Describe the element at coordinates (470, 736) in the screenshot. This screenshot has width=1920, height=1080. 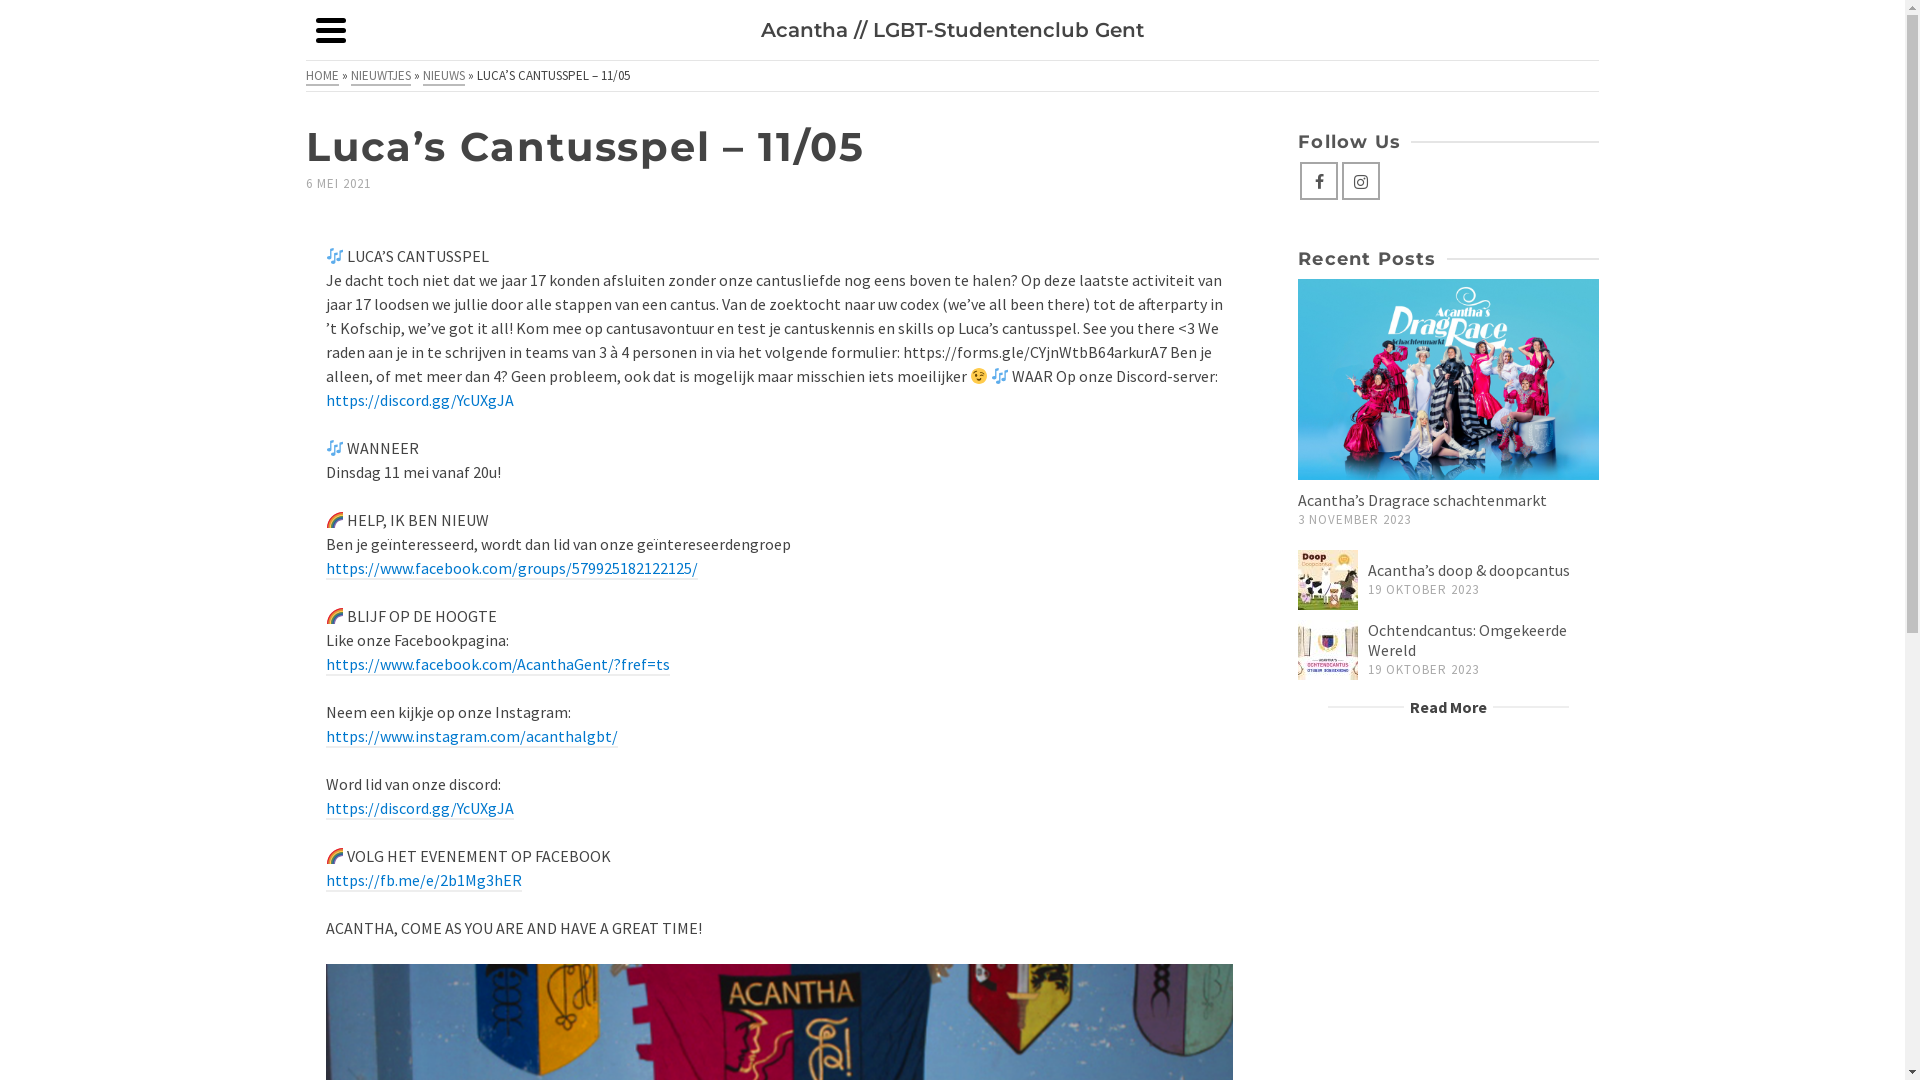
I see `'https://www.instagram.com/acanthalgbt/'` at that location.